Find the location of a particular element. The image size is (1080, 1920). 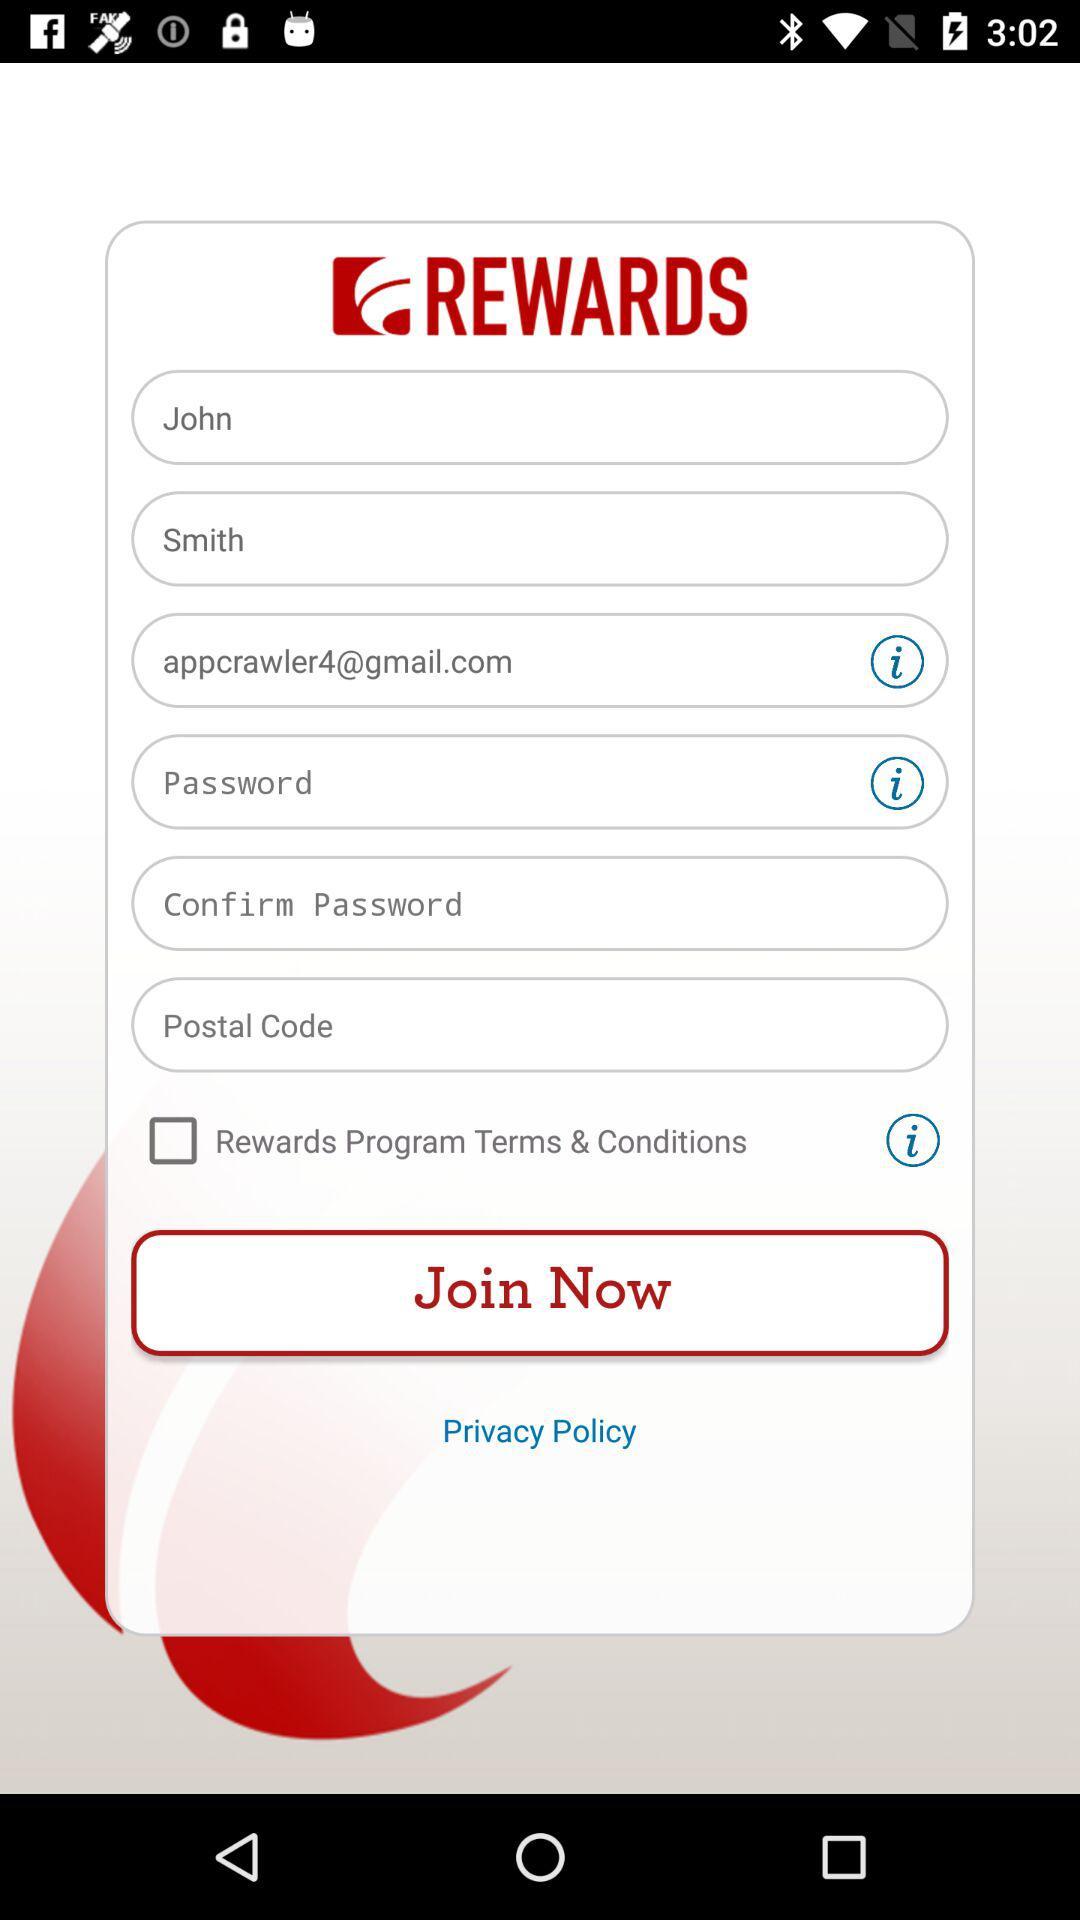

password is located at coordinates (540, 780).